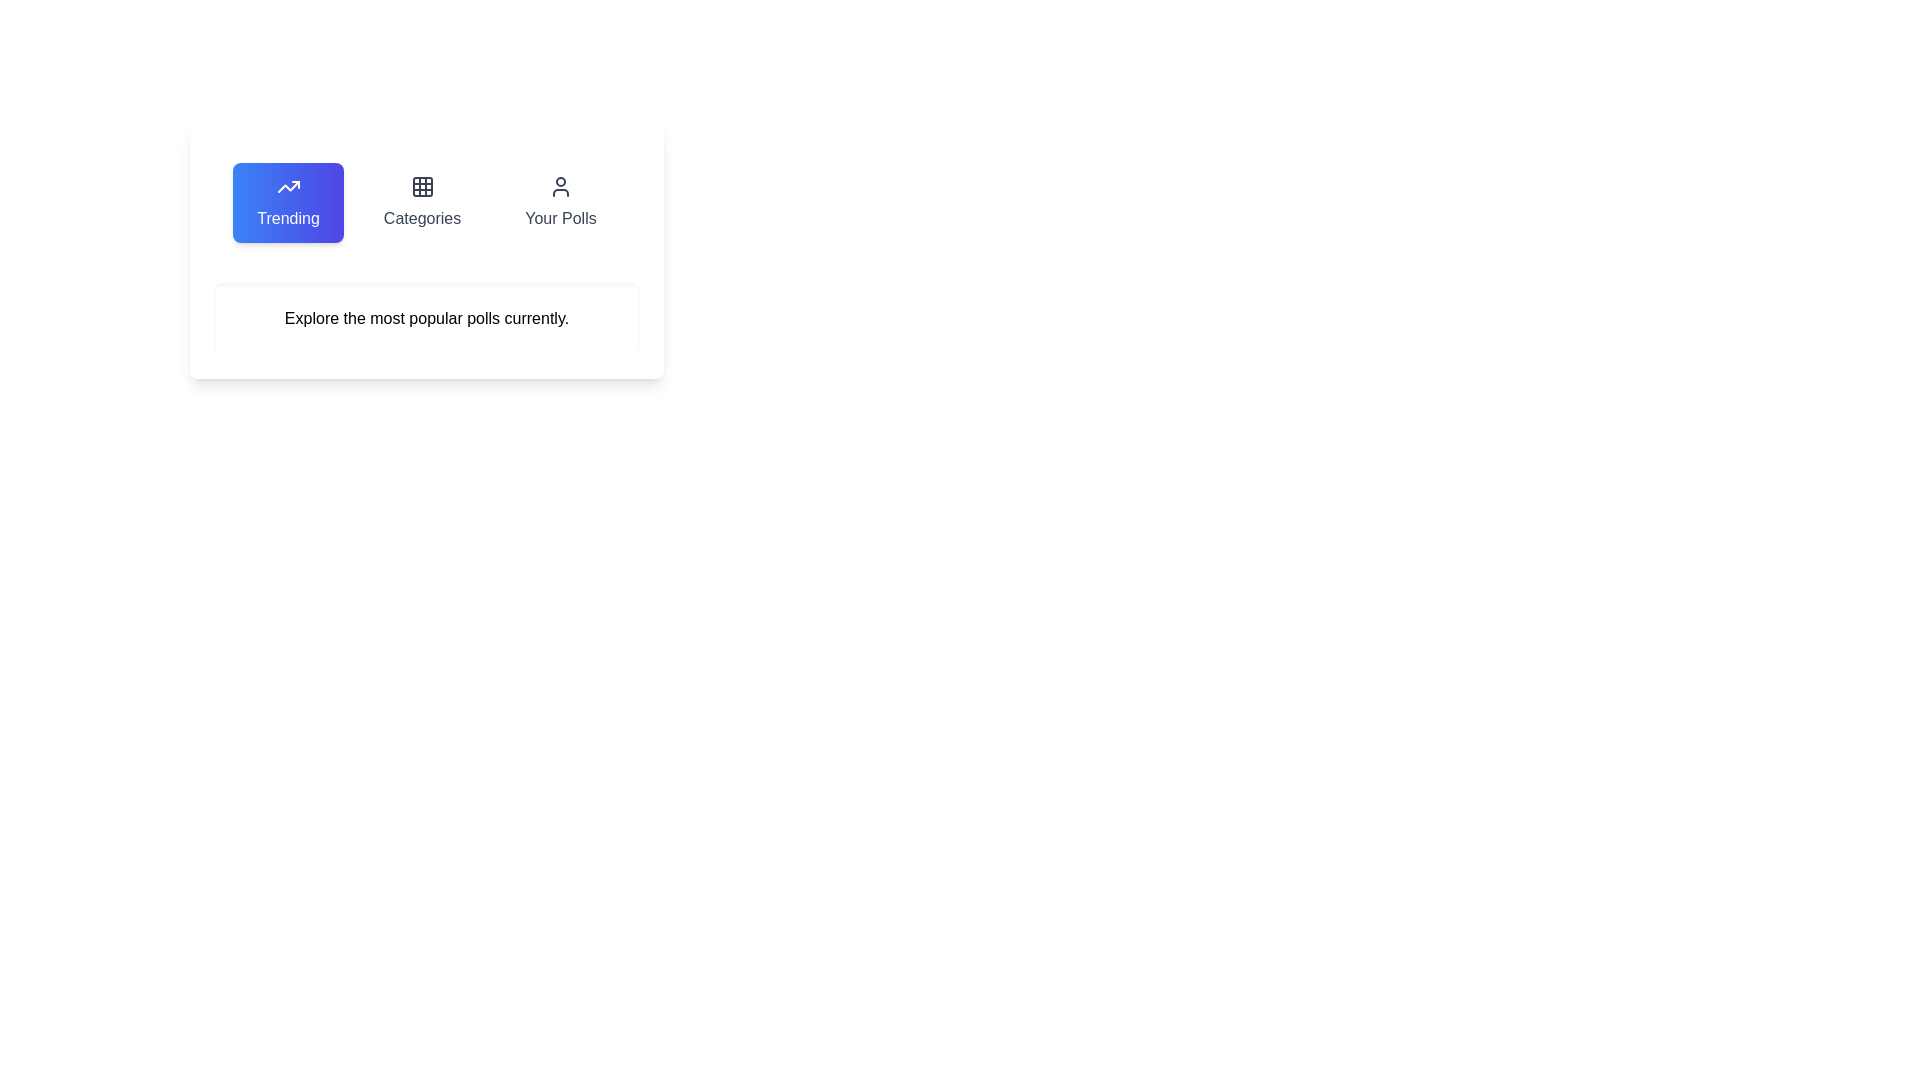 The height and width of the screenshot is (1080, 1920). What do you see at coordinates (560, 203) in the screenshot?
I see `the tab labeled Your Polls to view its hover effect` at bounding box center [560, 203].